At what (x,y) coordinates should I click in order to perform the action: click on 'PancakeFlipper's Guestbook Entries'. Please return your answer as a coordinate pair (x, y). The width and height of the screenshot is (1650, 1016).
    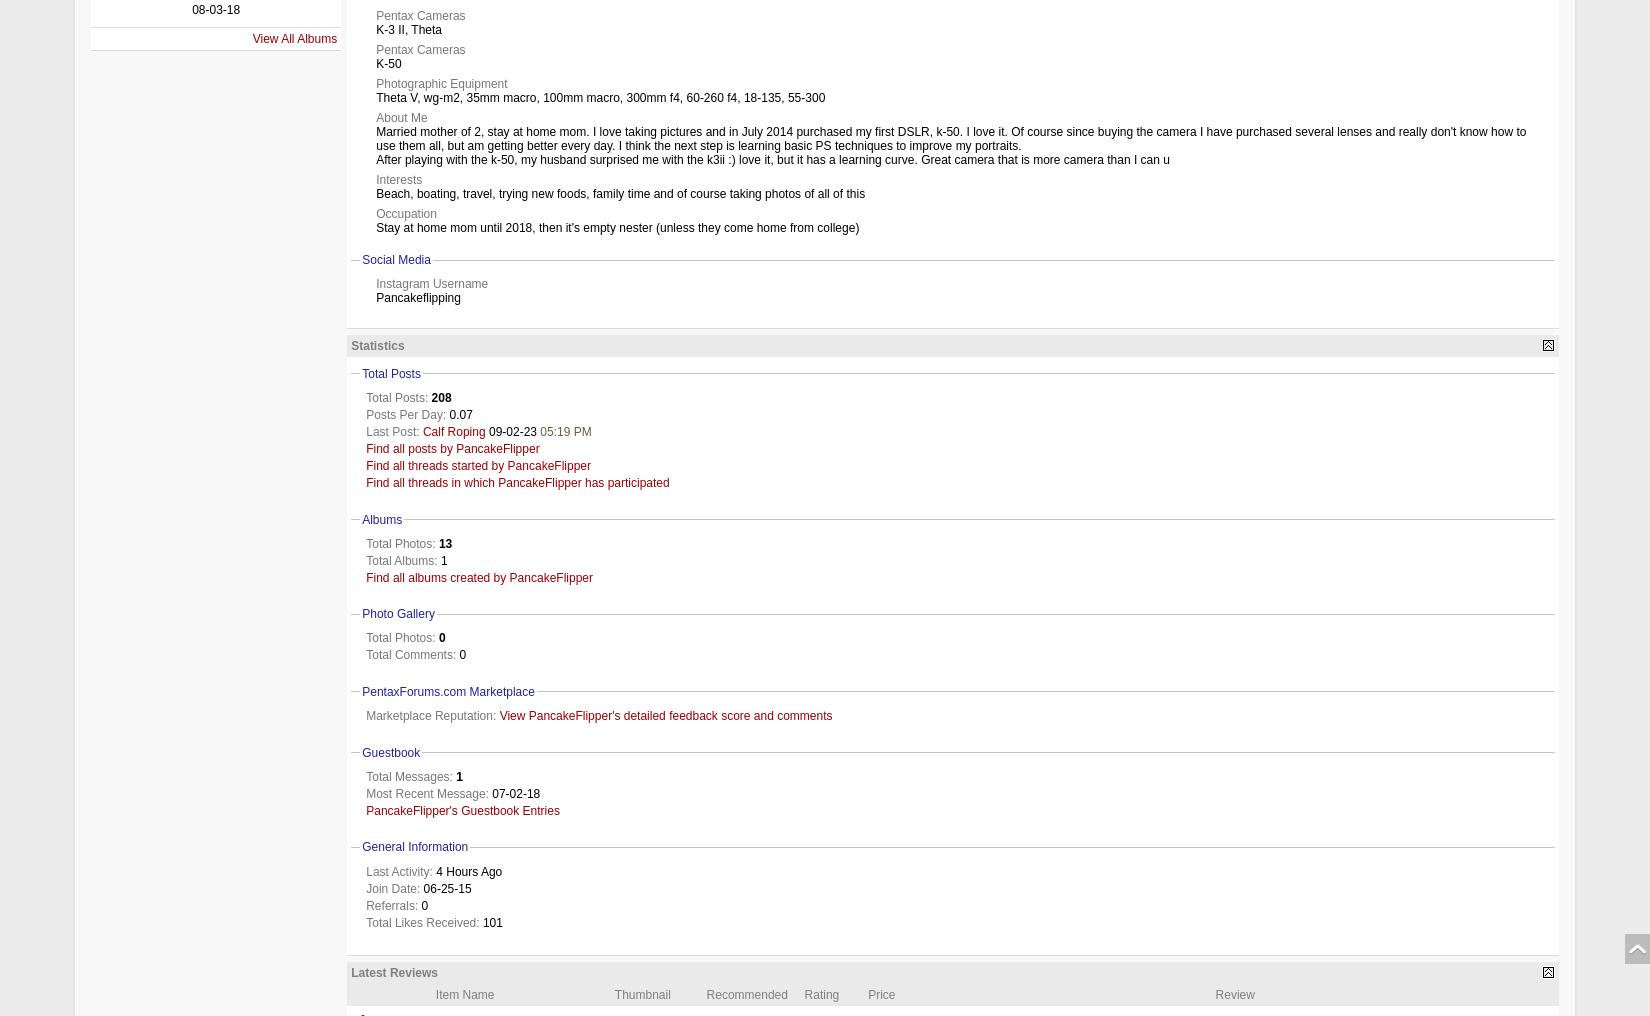
    Looking at the image, I should click on (365, 808).